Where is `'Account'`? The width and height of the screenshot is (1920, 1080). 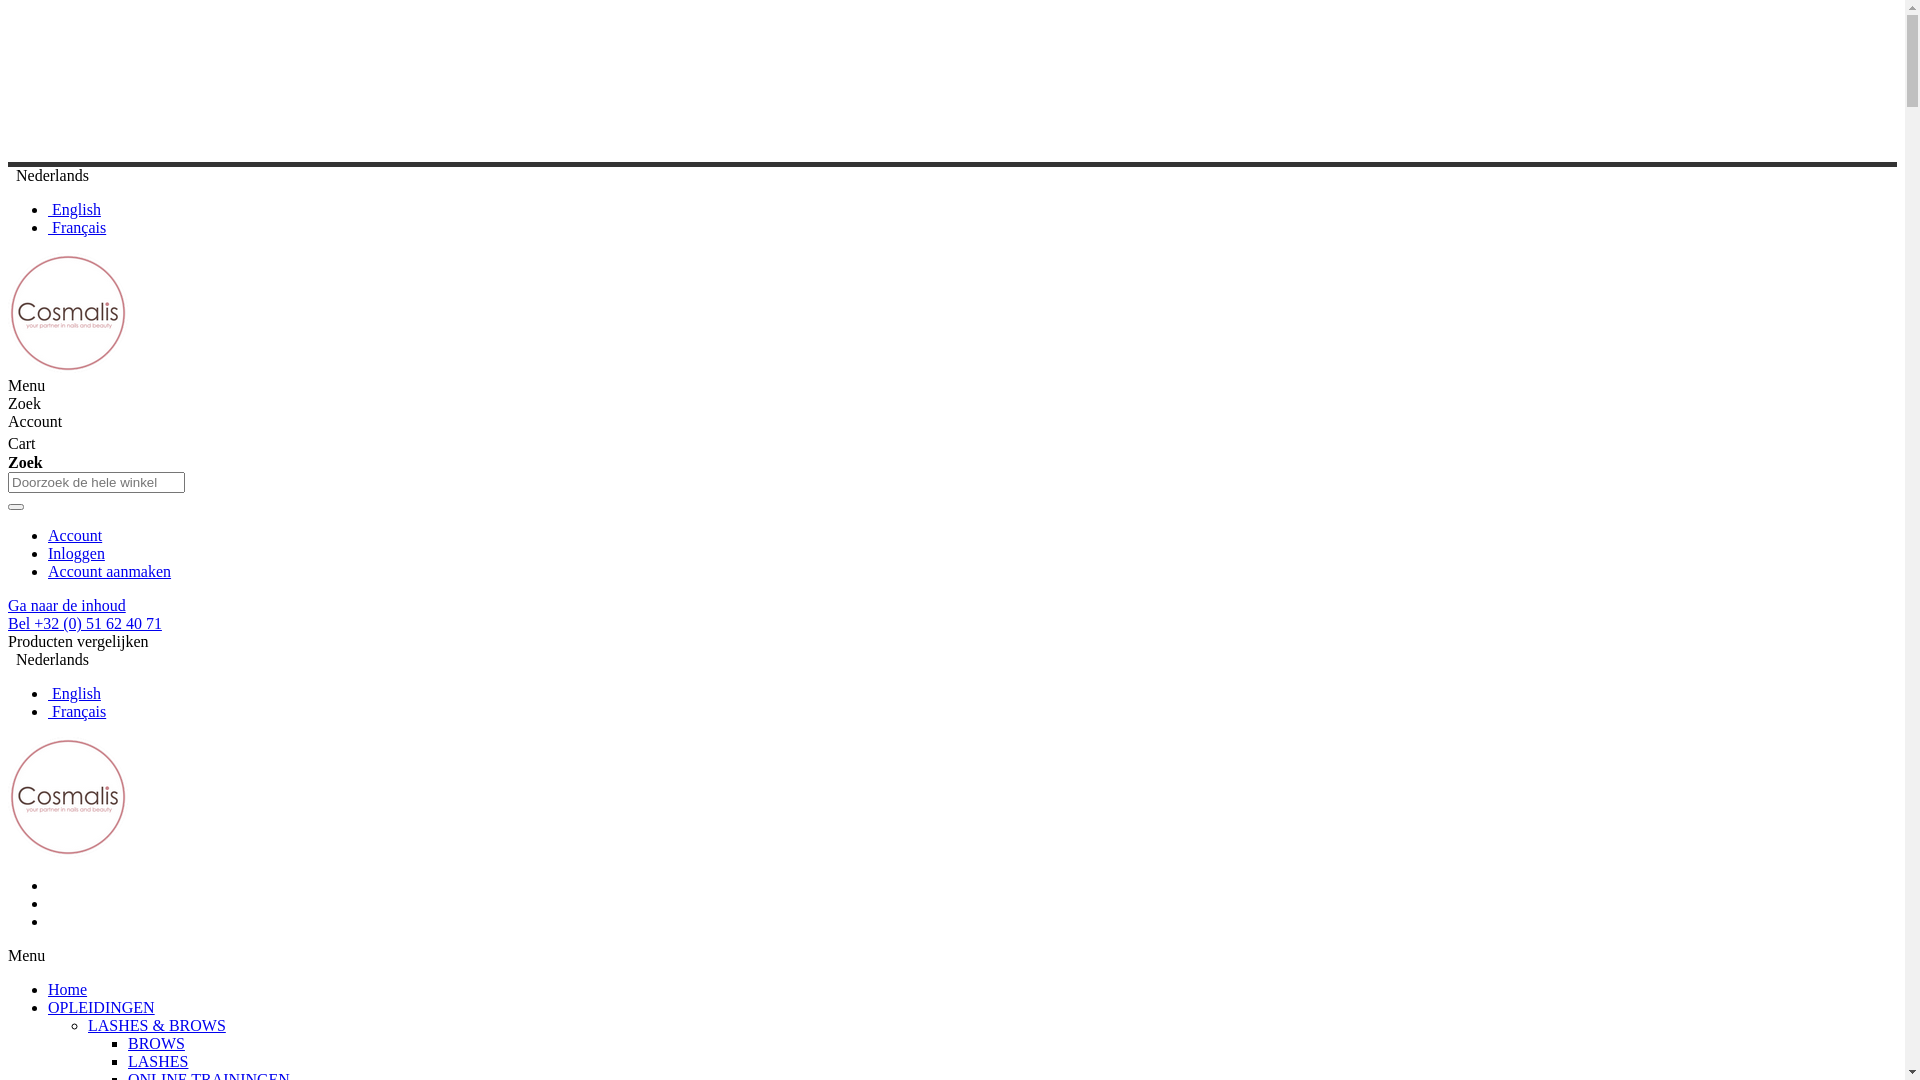
'Account' is located at coordinates (75, 534).